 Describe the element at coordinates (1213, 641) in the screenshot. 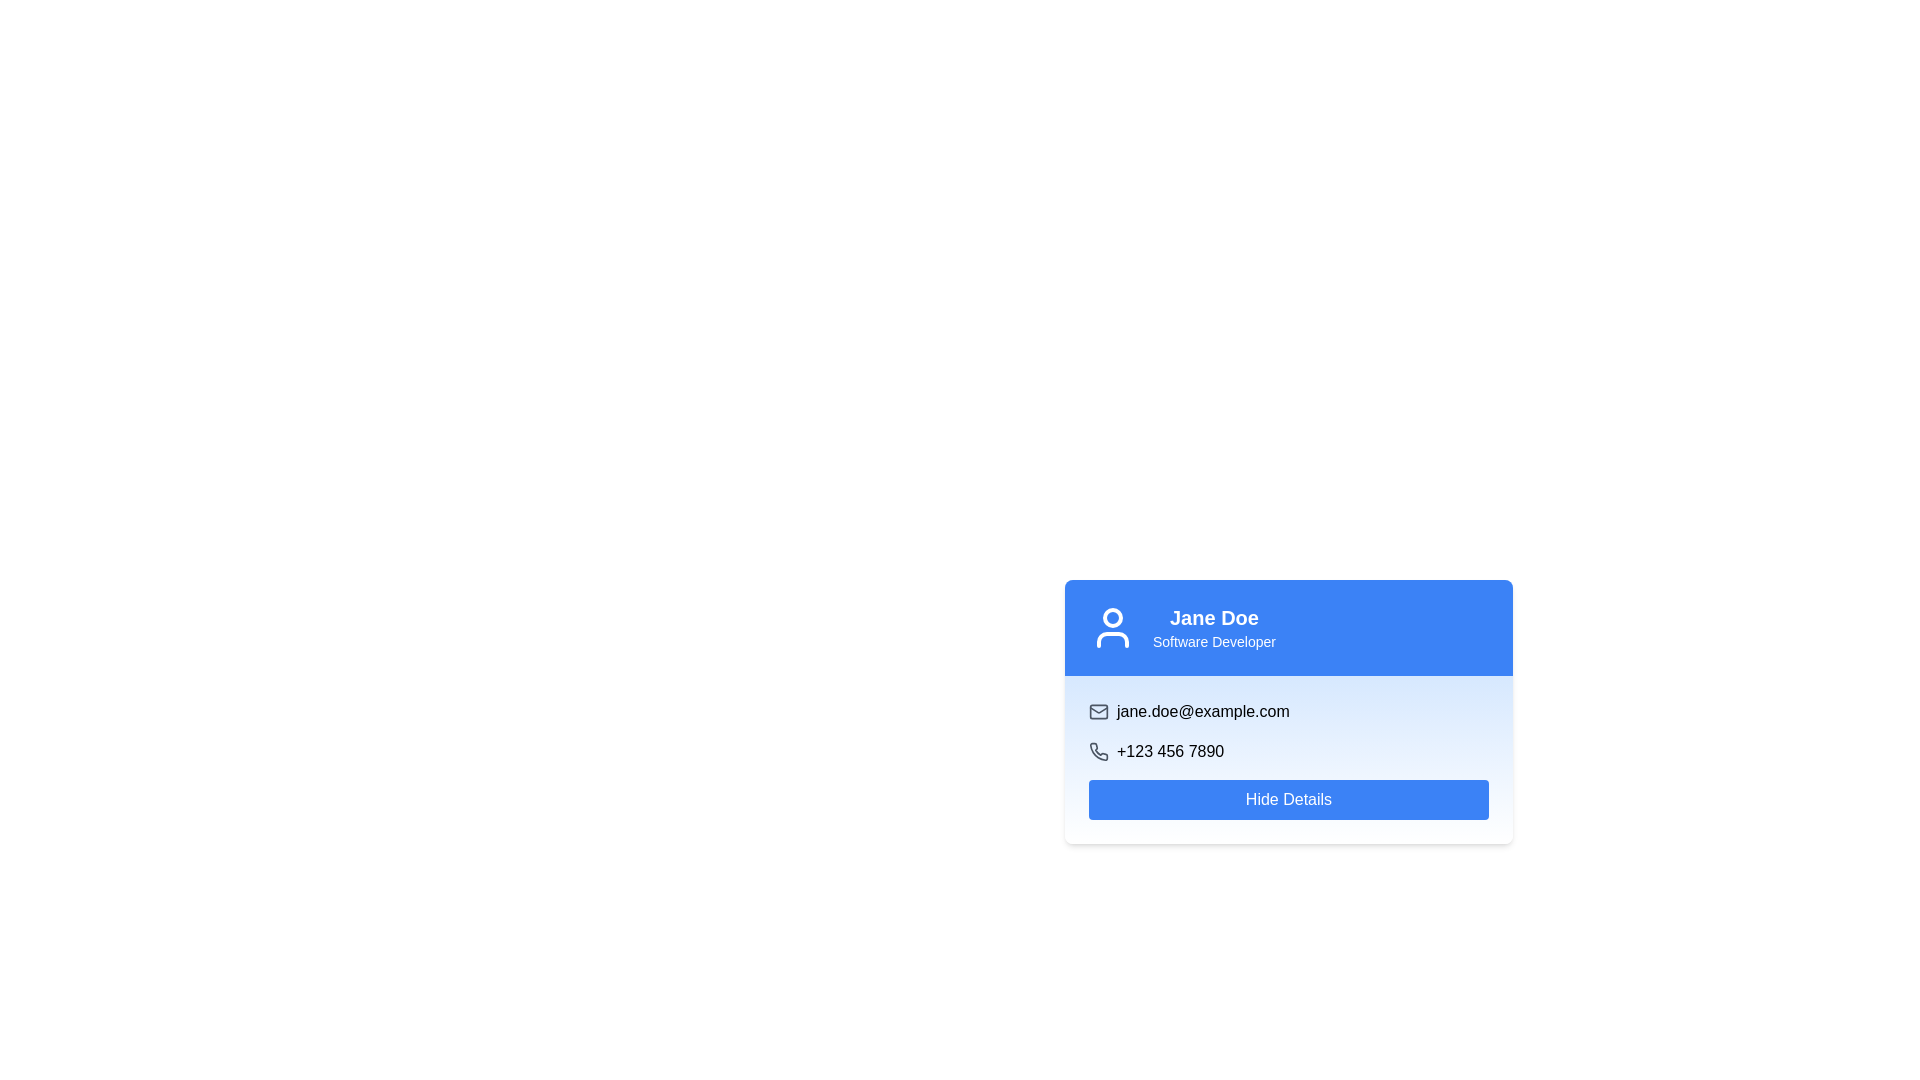

I see `text displayed as 'Software Developer' located prominently below 'Jane Doe' in the blue header section of the information card` at that location.